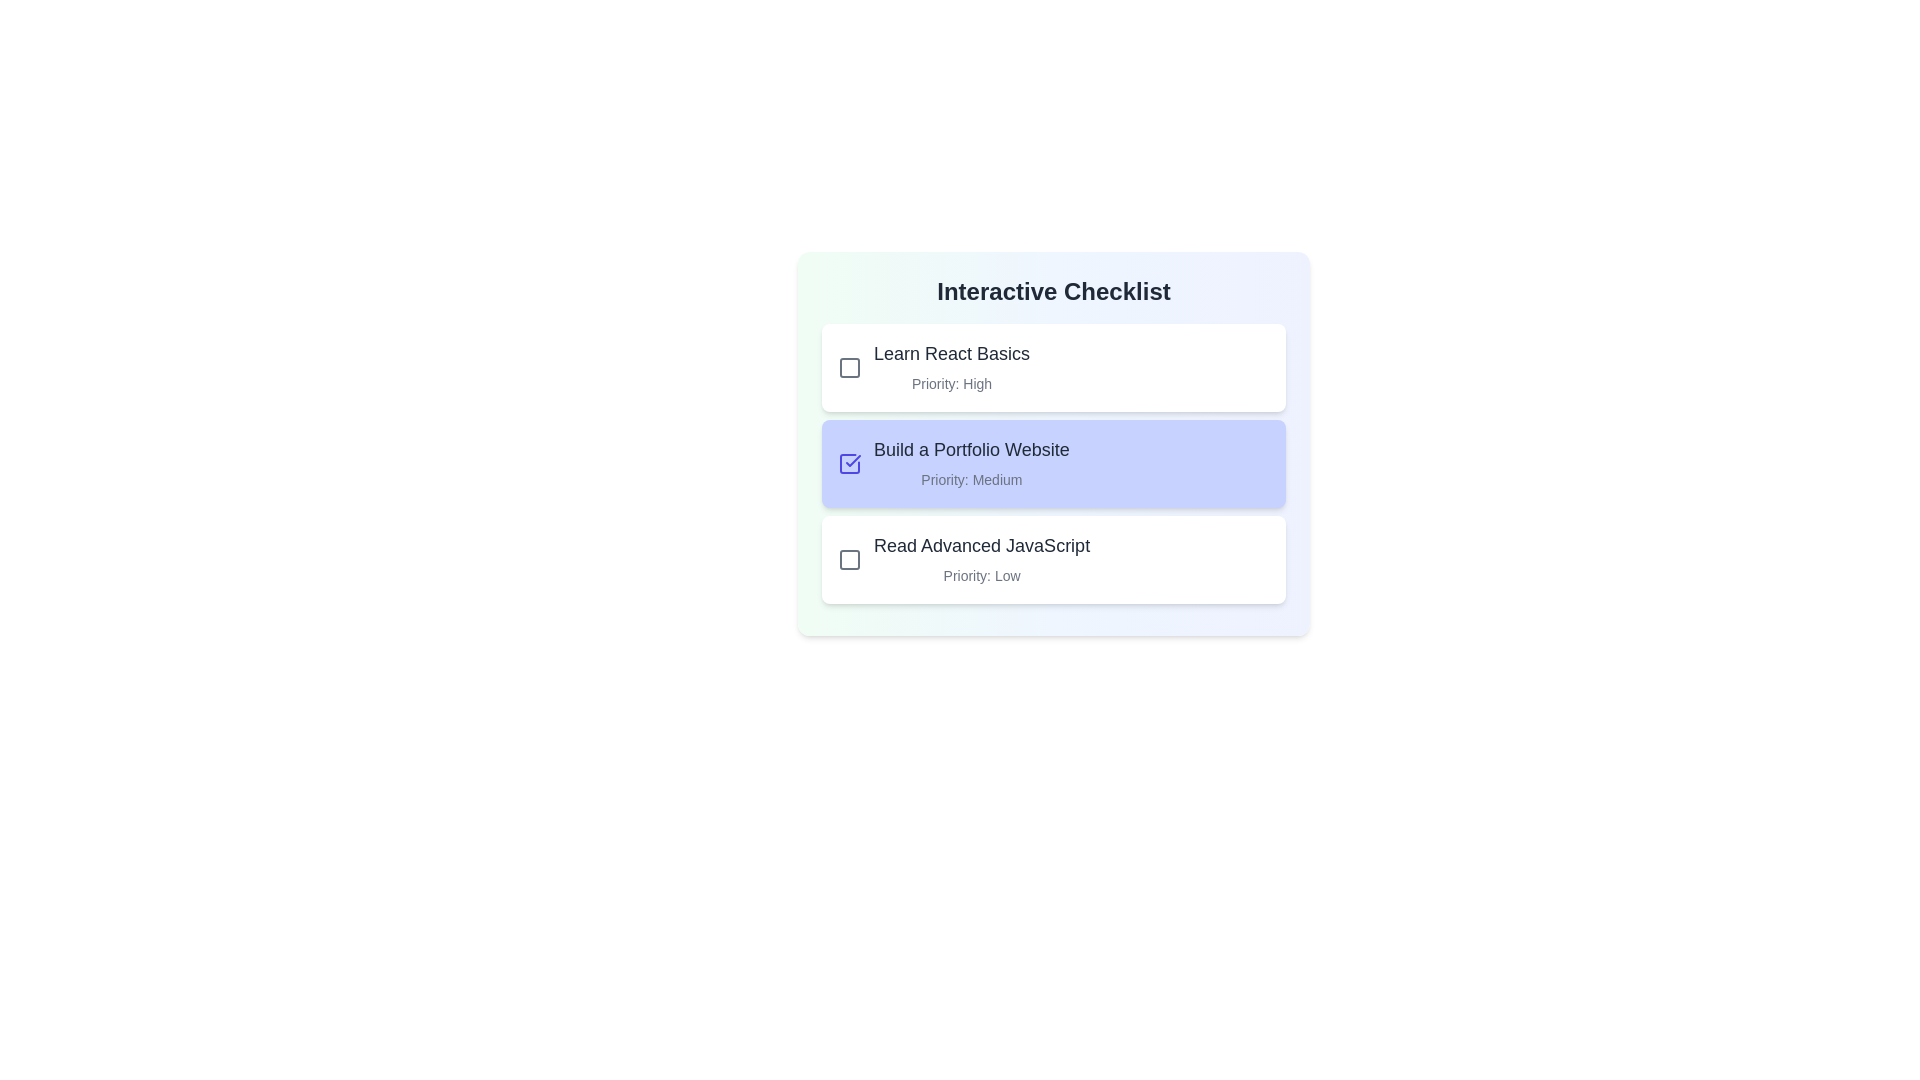 The image size is (1920, 1080). What do you see at coordinates (1053, 367) in the screenshot?
I see `the checklist item Learn React Basics to observe its hover effect` at bounding box center [1053, 367].